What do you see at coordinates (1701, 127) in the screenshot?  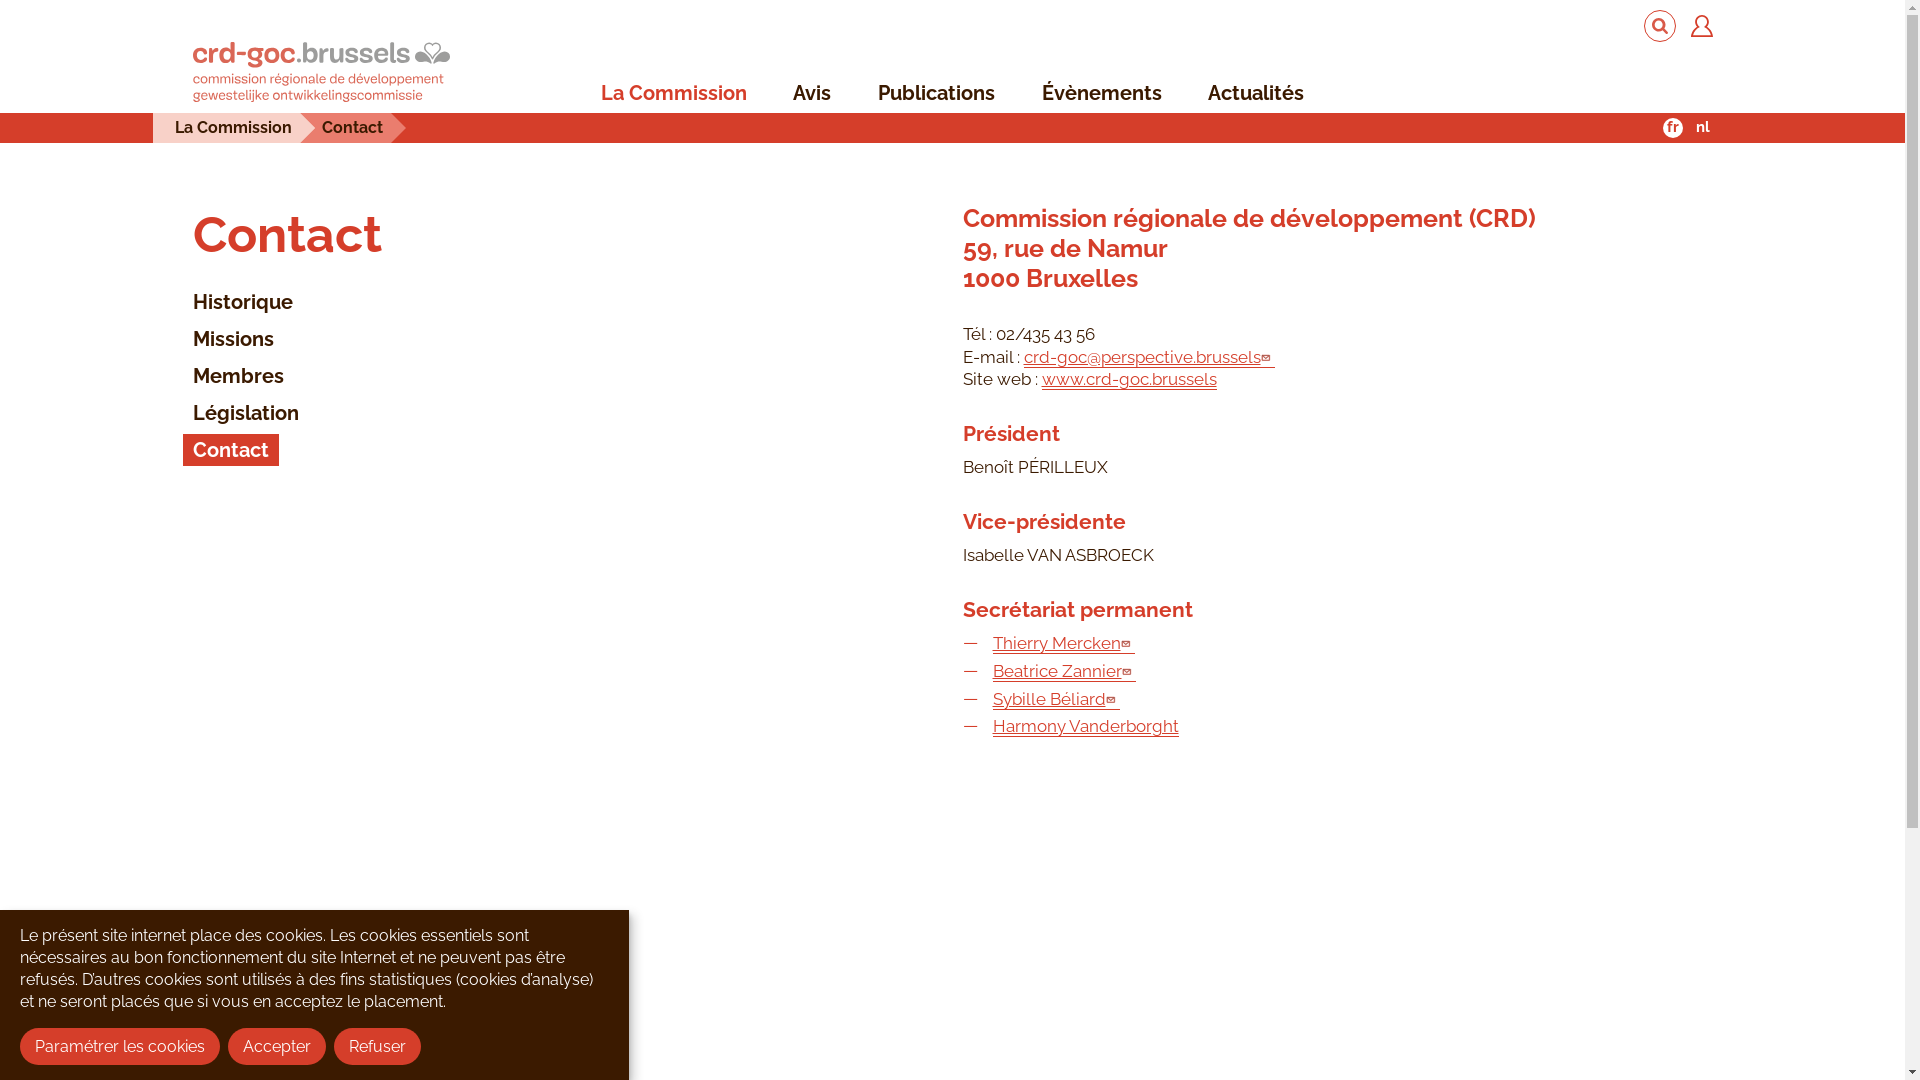 I see `'nl'` at bounding box center [1701, 127].